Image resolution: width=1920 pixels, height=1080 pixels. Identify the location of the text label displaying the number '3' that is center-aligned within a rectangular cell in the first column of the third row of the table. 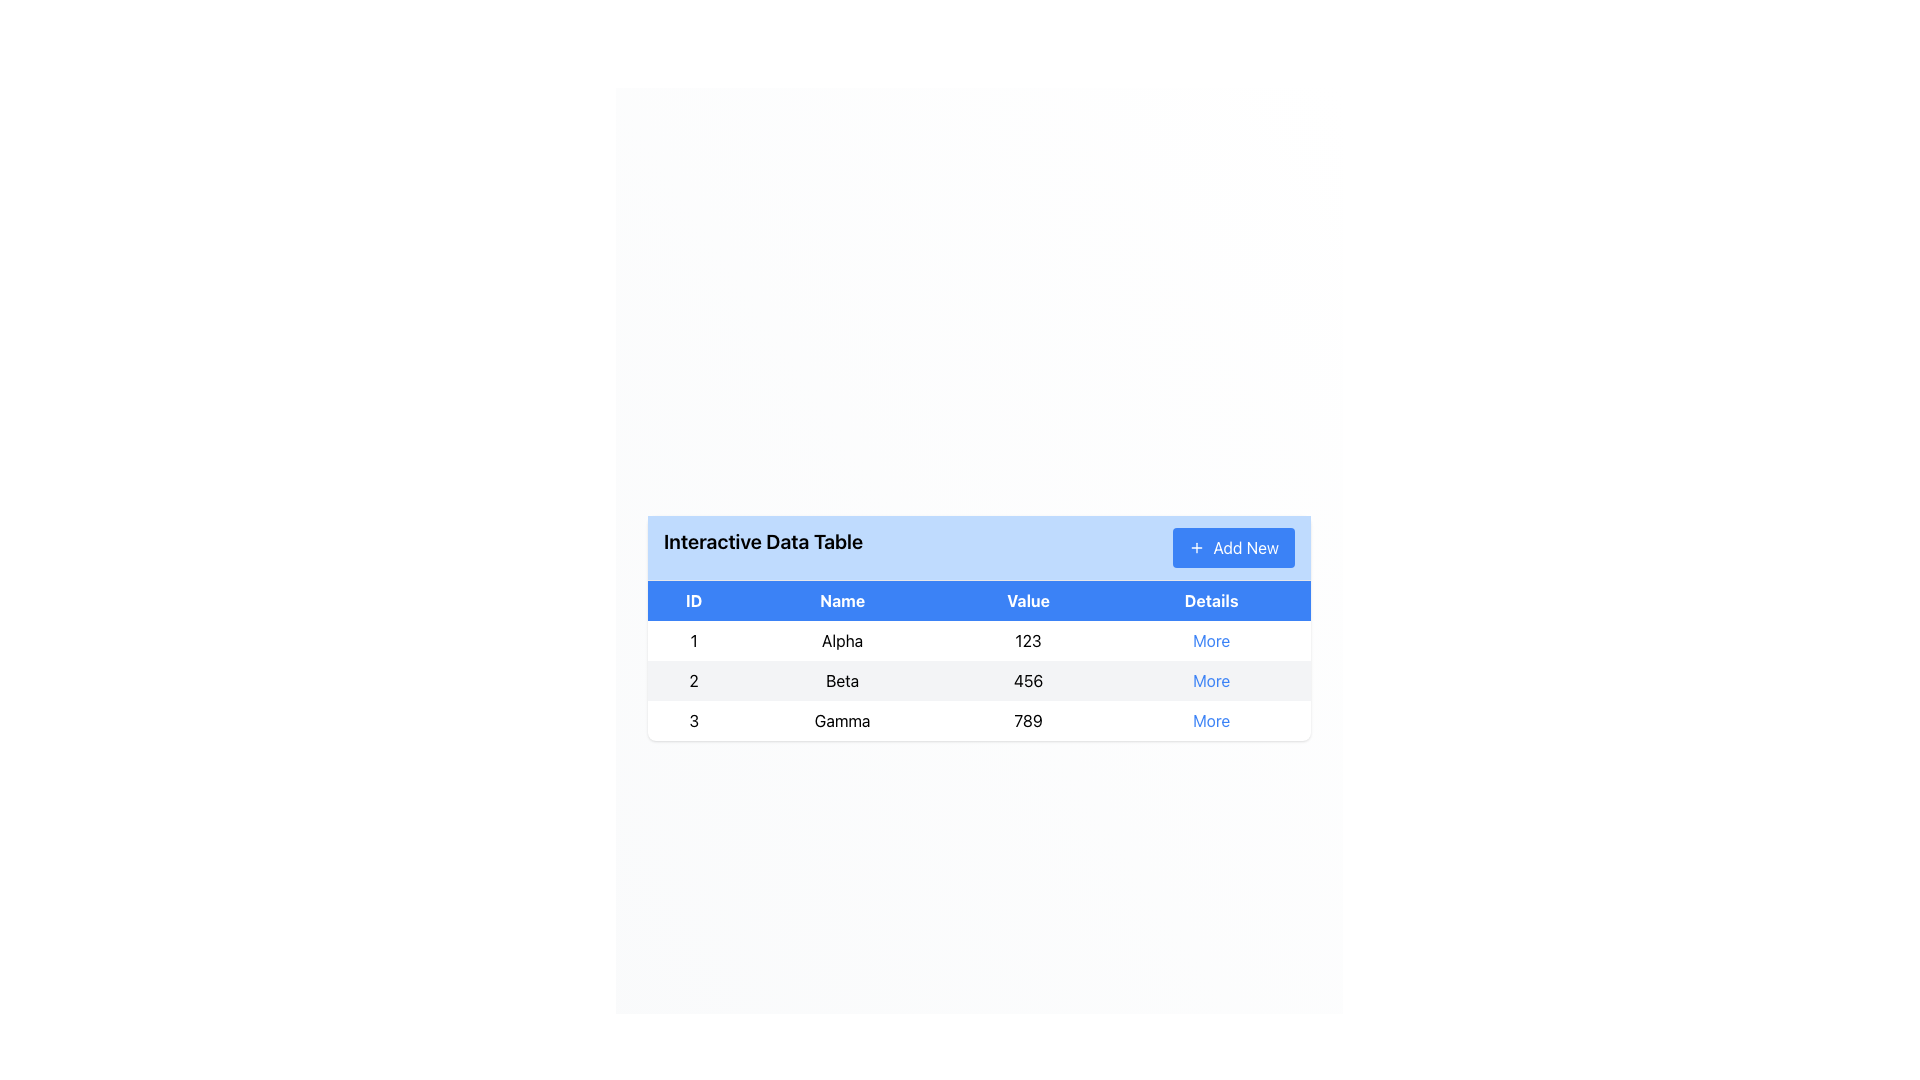
(694, 720).